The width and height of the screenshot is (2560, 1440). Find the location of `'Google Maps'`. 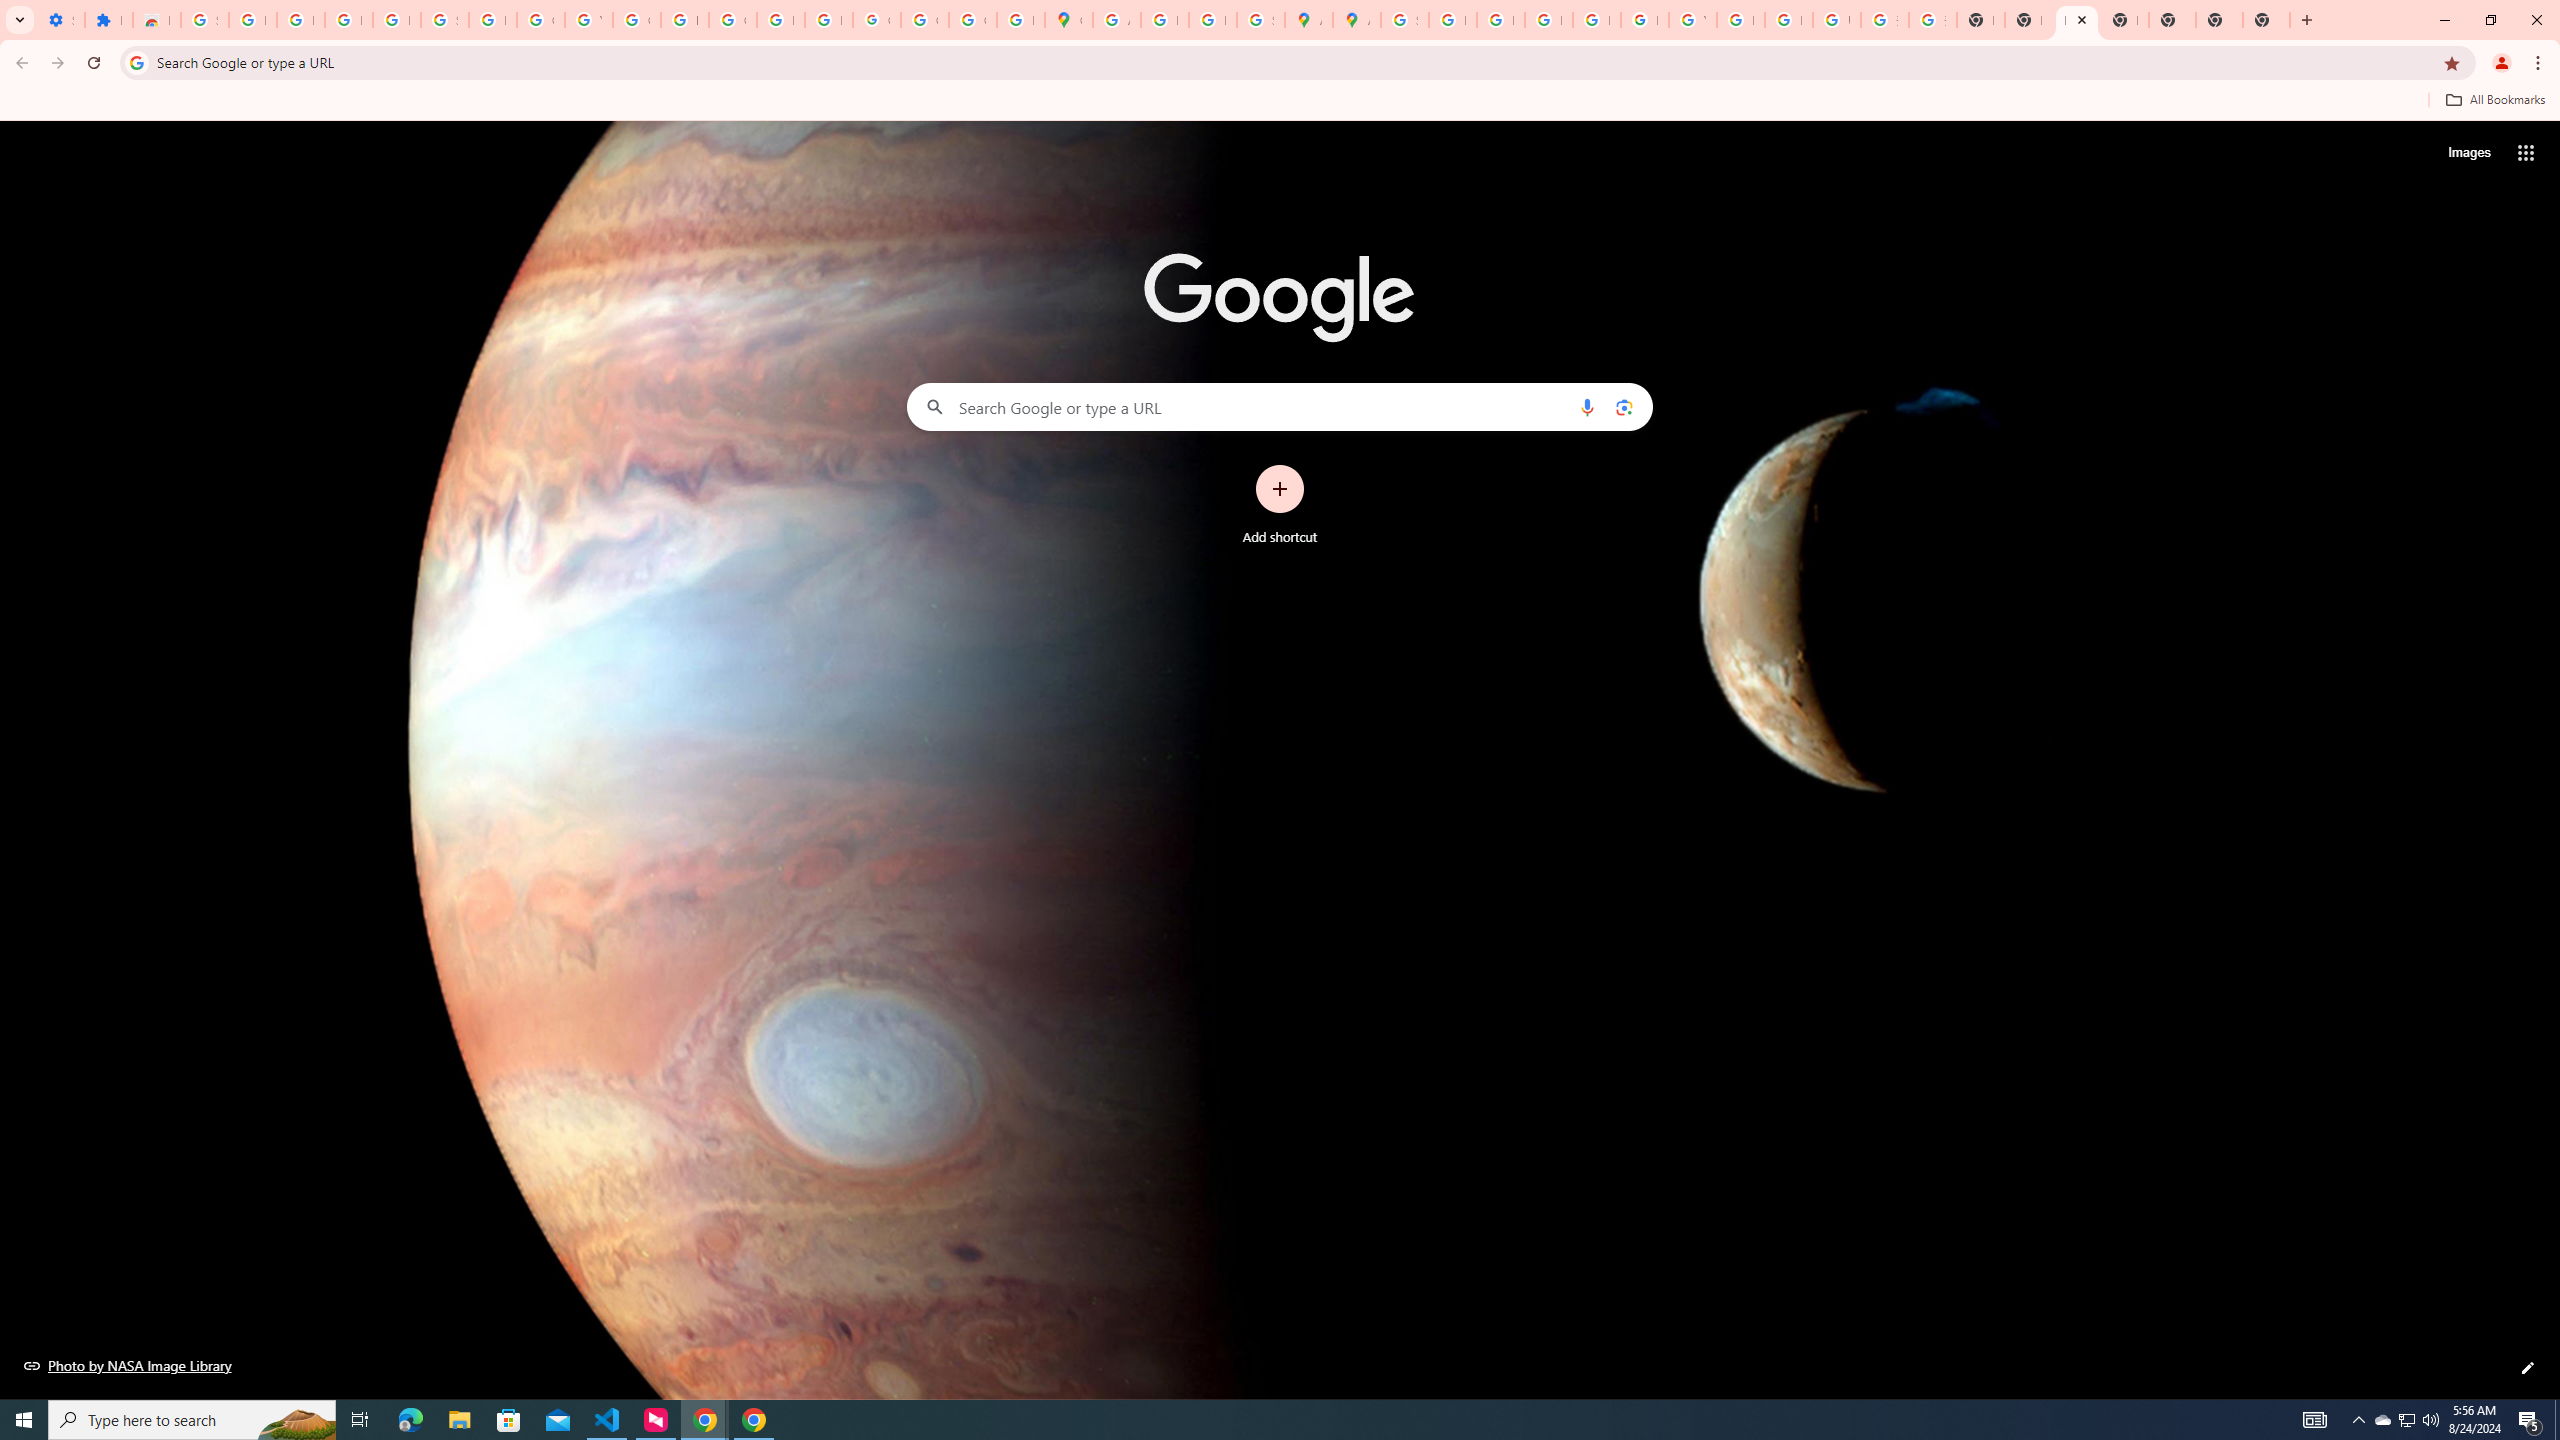

'Google Maps' is located at coordinates (1068, 19).